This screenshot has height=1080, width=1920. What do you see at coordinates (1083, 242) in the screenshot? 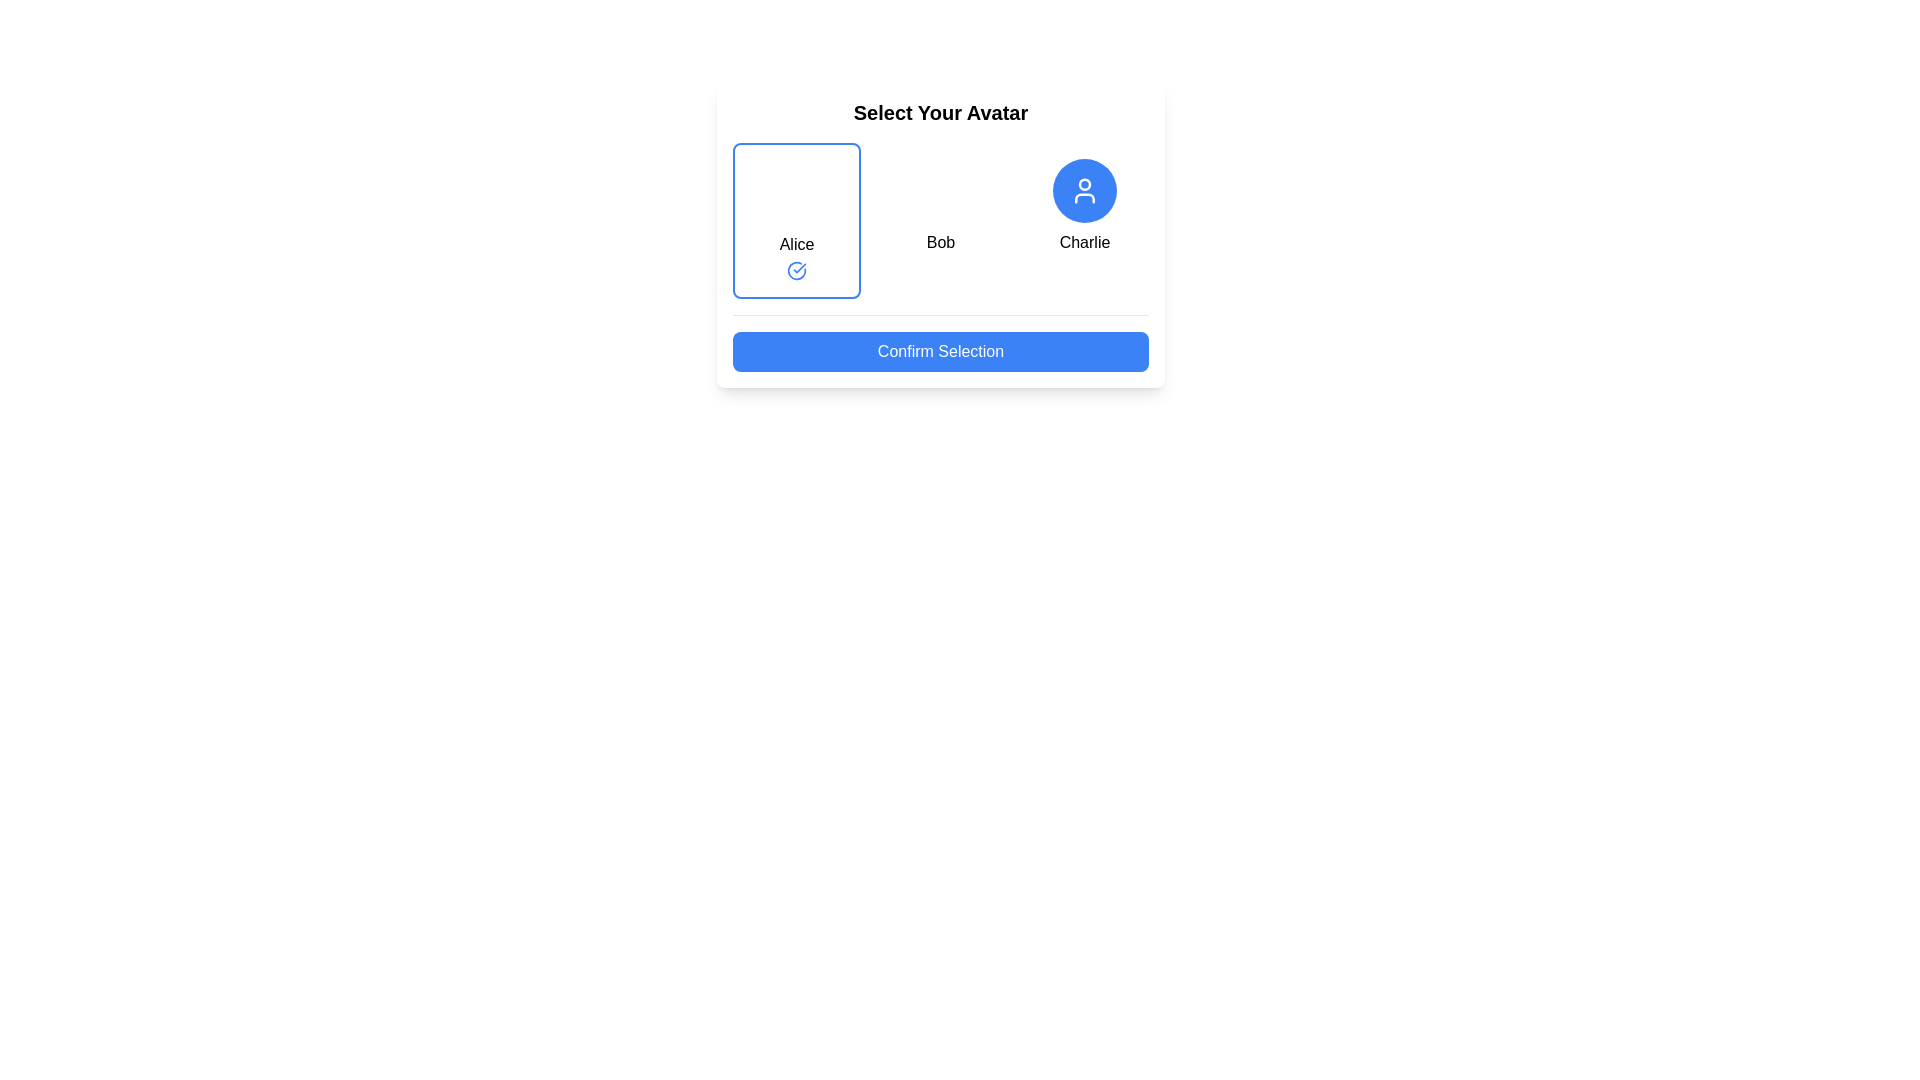
I see `the text label displaying the name 'Charlie', which is styled with a medium font weight and is positioned below a circular icon with a blue background and a white user silhouette, as part of the third item in a horizontal list of selectable avatar options` at bounding box center [1083, 242].